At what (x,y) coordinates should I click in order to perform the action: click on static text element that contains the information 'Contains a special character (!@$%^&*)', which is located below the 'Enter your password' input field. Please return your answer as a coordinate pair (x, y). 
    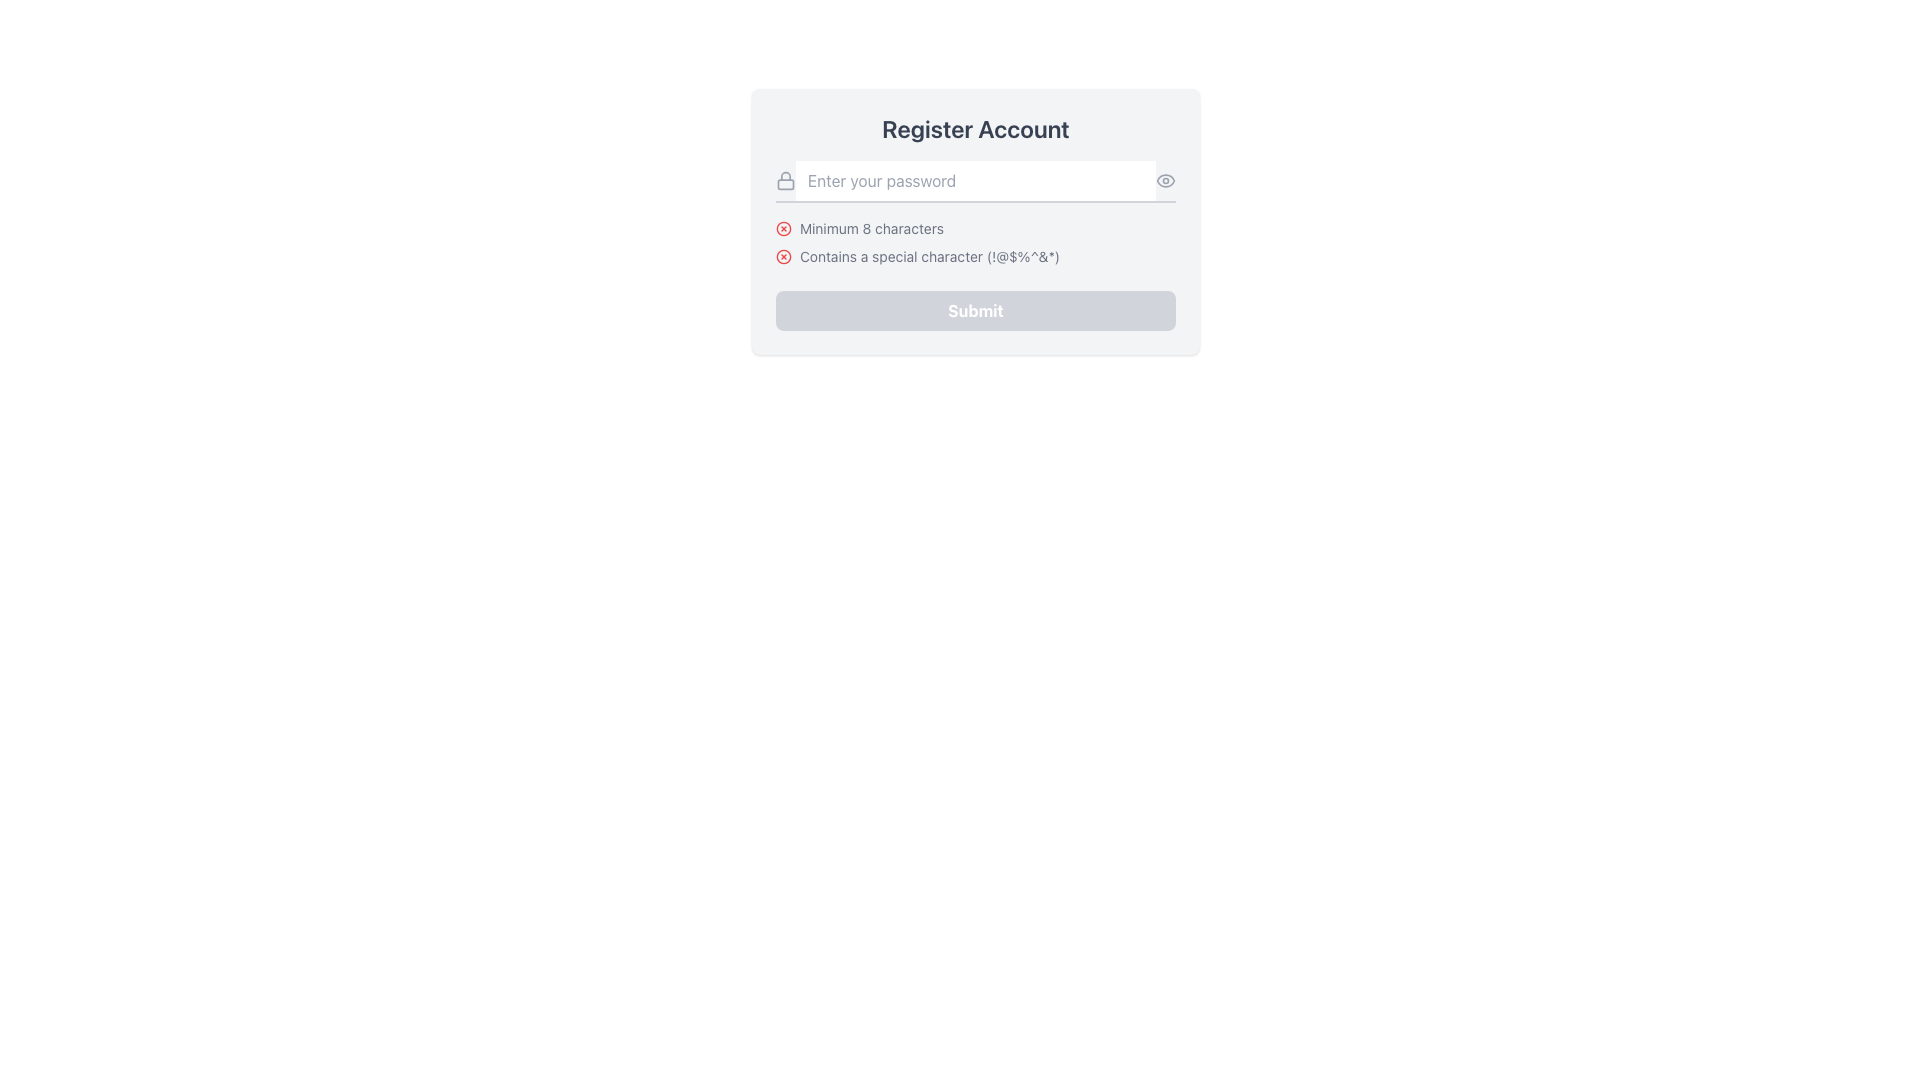
    Looking at the image, I should click on (929, 256).